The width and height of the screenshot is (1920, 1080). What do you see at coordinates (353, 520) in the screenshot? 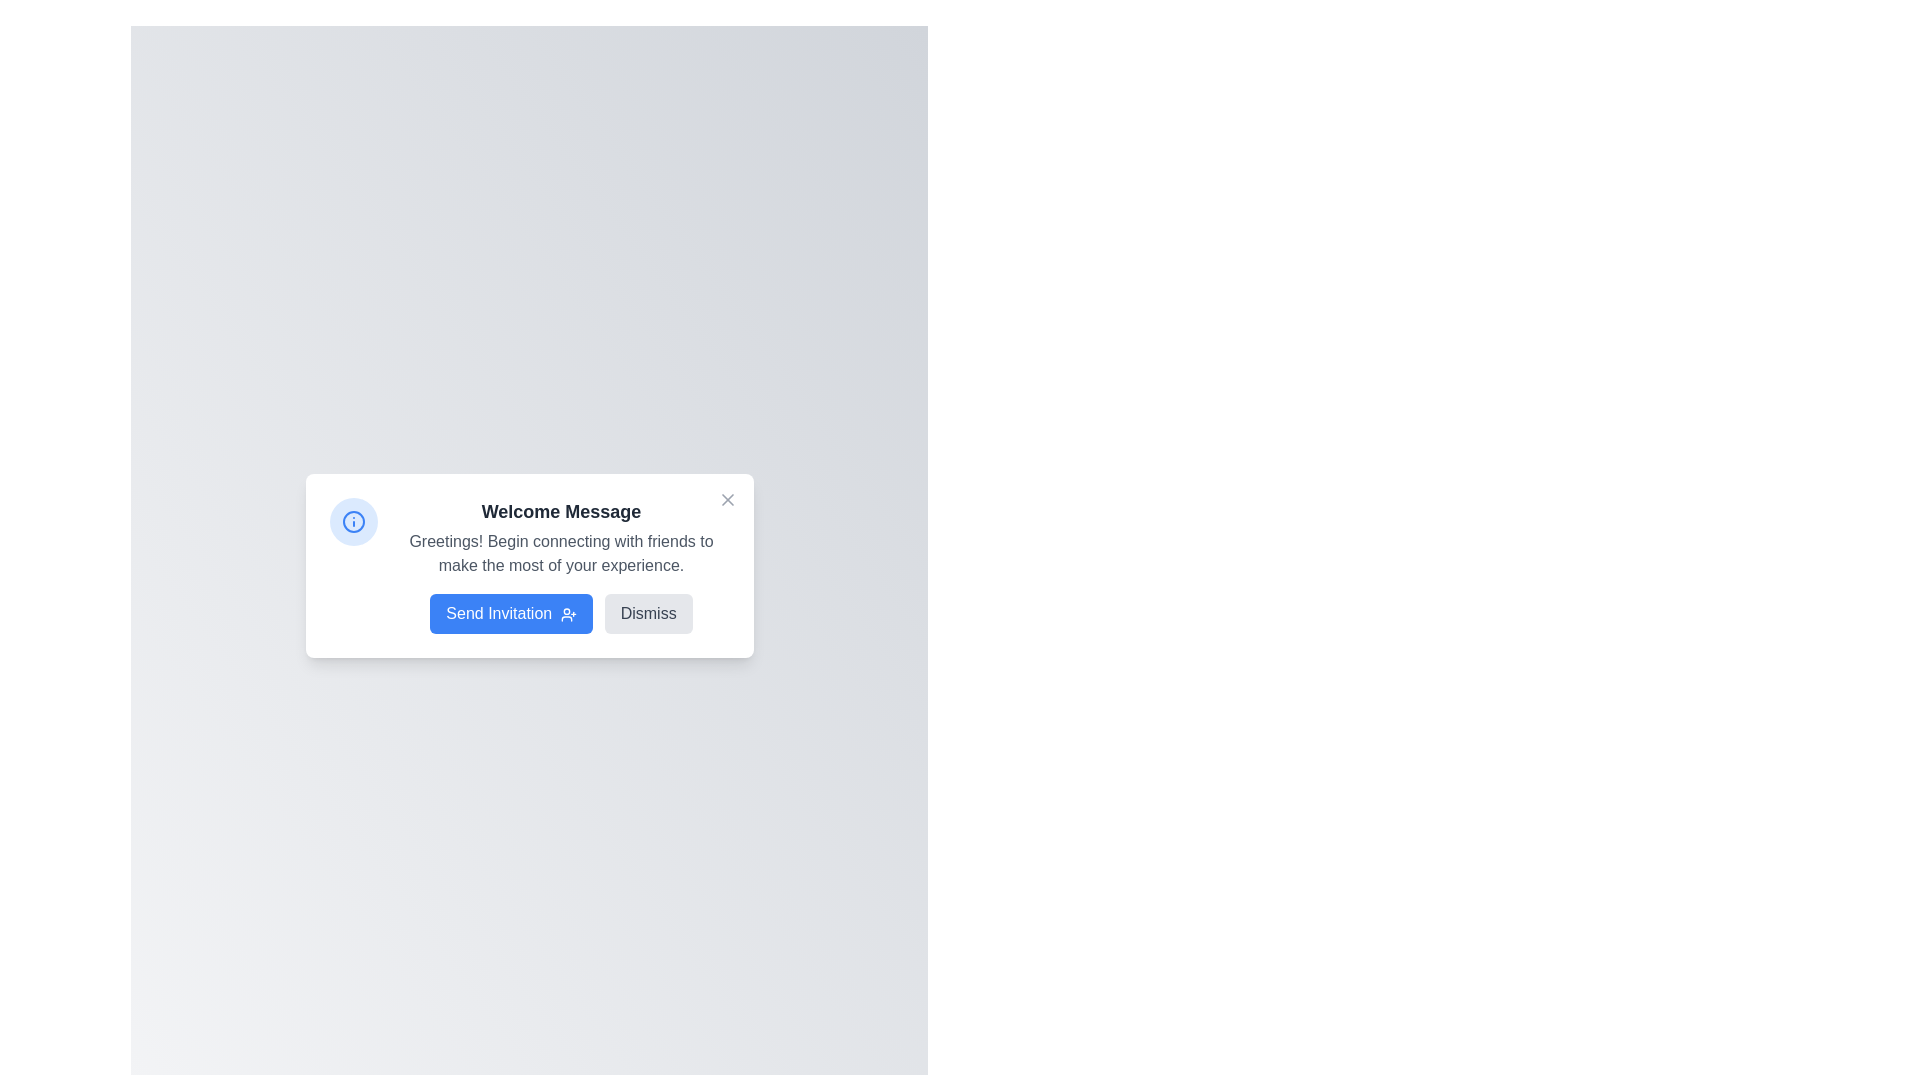
I see `the circular blue icon featuring an outline and a small dot, located to the left of the 'Welcome Message' section` at bounding box center [353, 520].